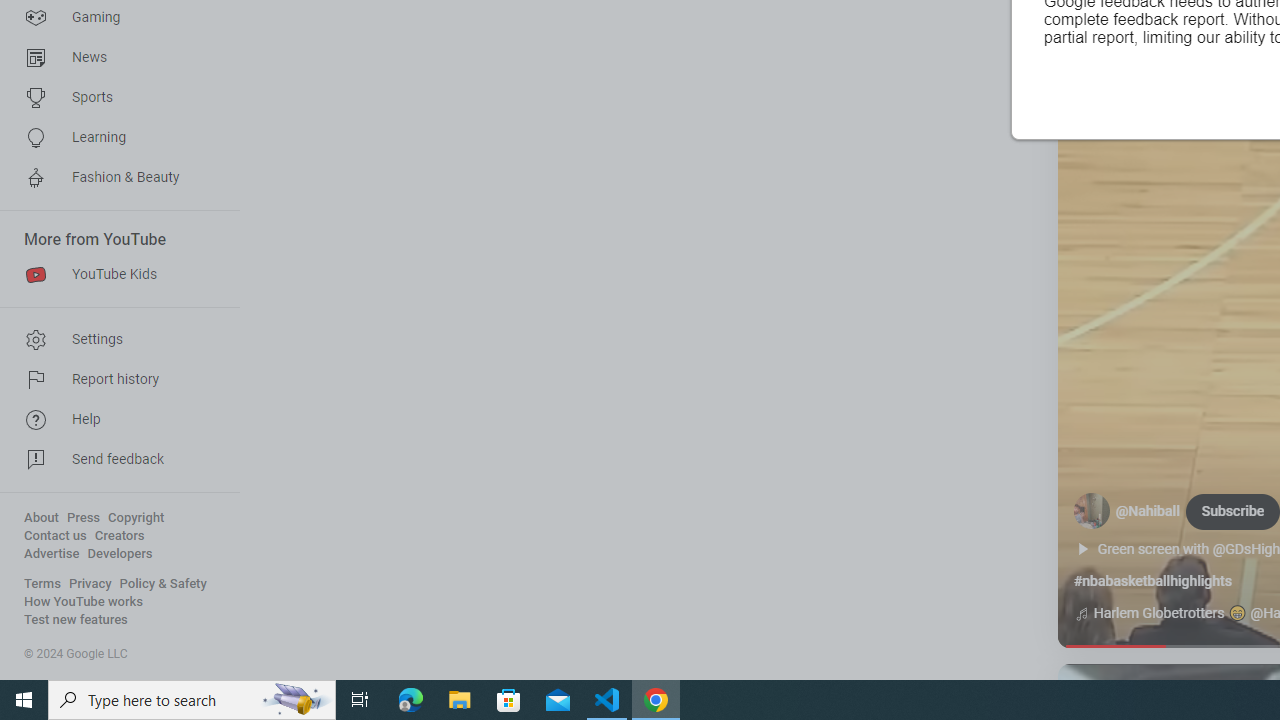  What do you see at coordinates (112, 136) in the screenshot?
I see `'Learning'` at bounding box center [112, 136].